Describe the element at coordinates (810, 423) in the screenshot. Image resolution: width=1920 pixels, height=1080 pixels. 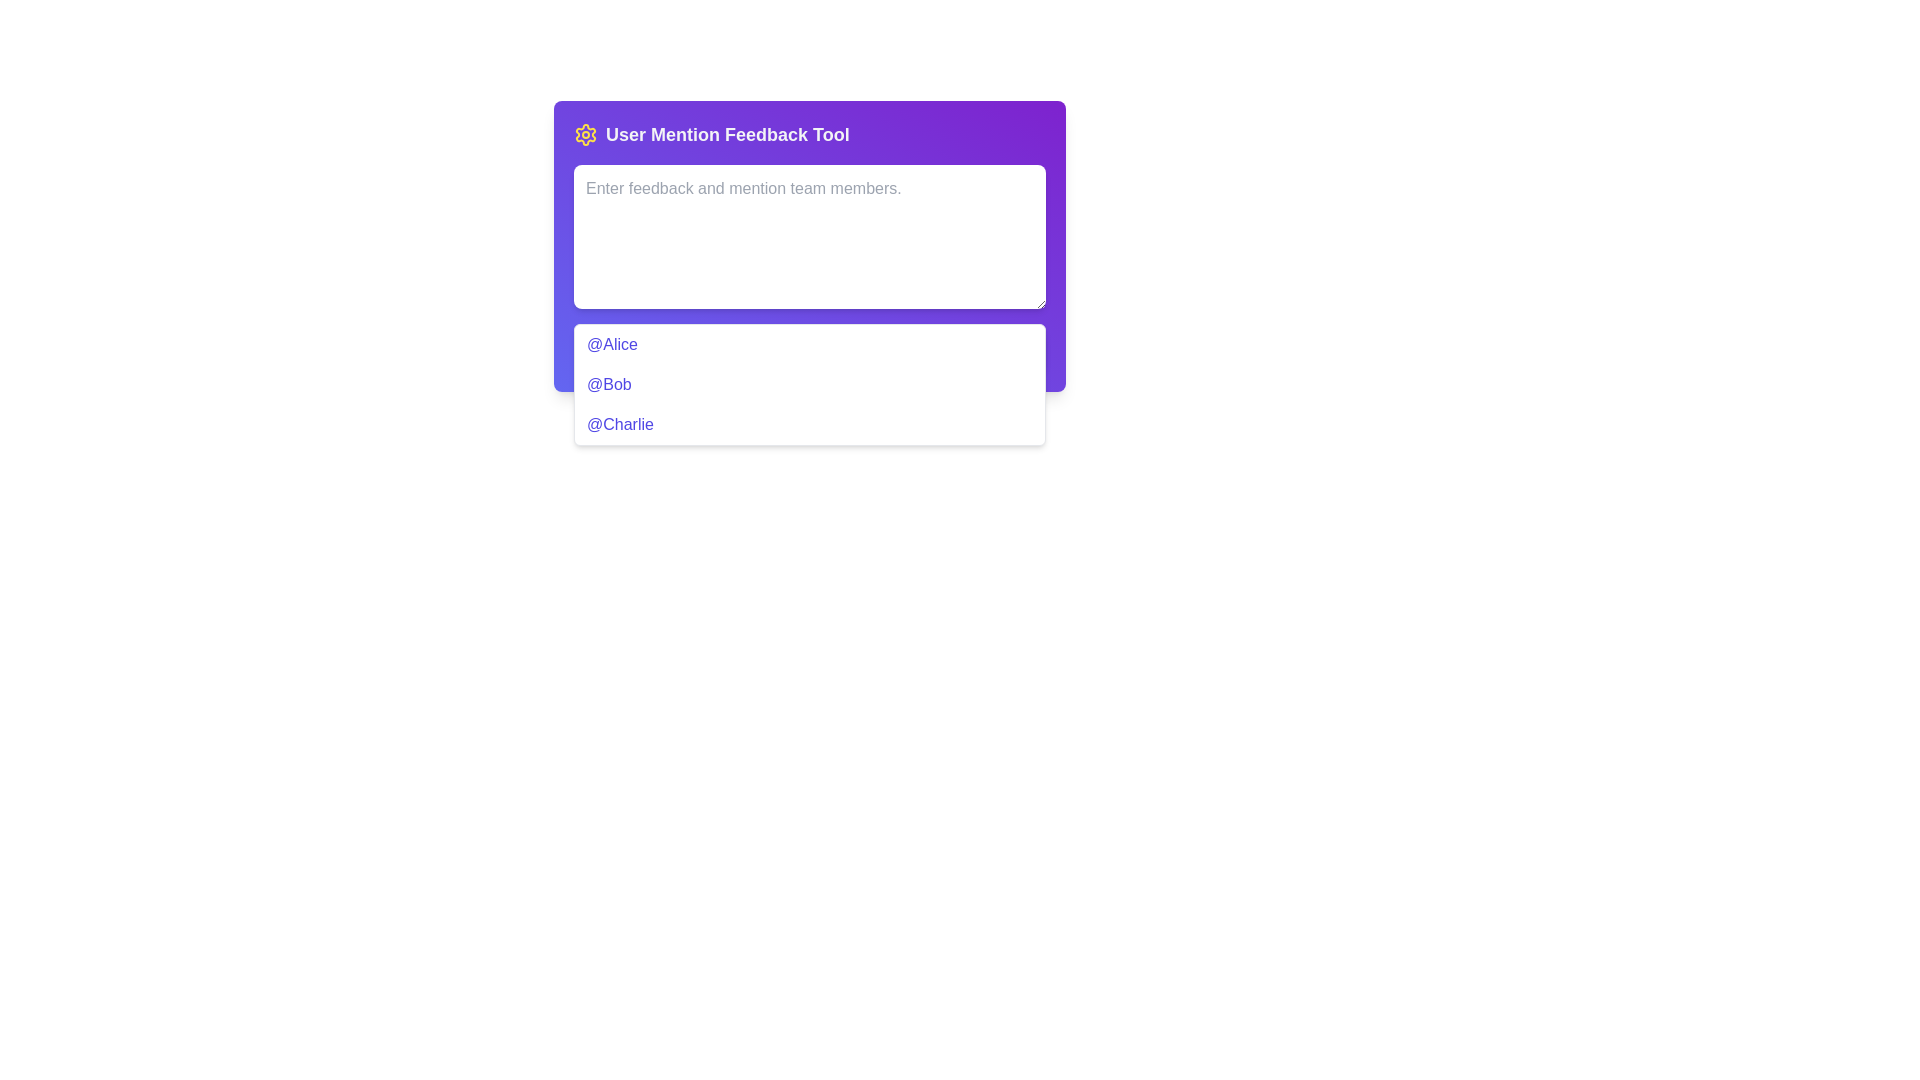
I see `the selectable list item labeled '@Charlie' in purple font` at that location.